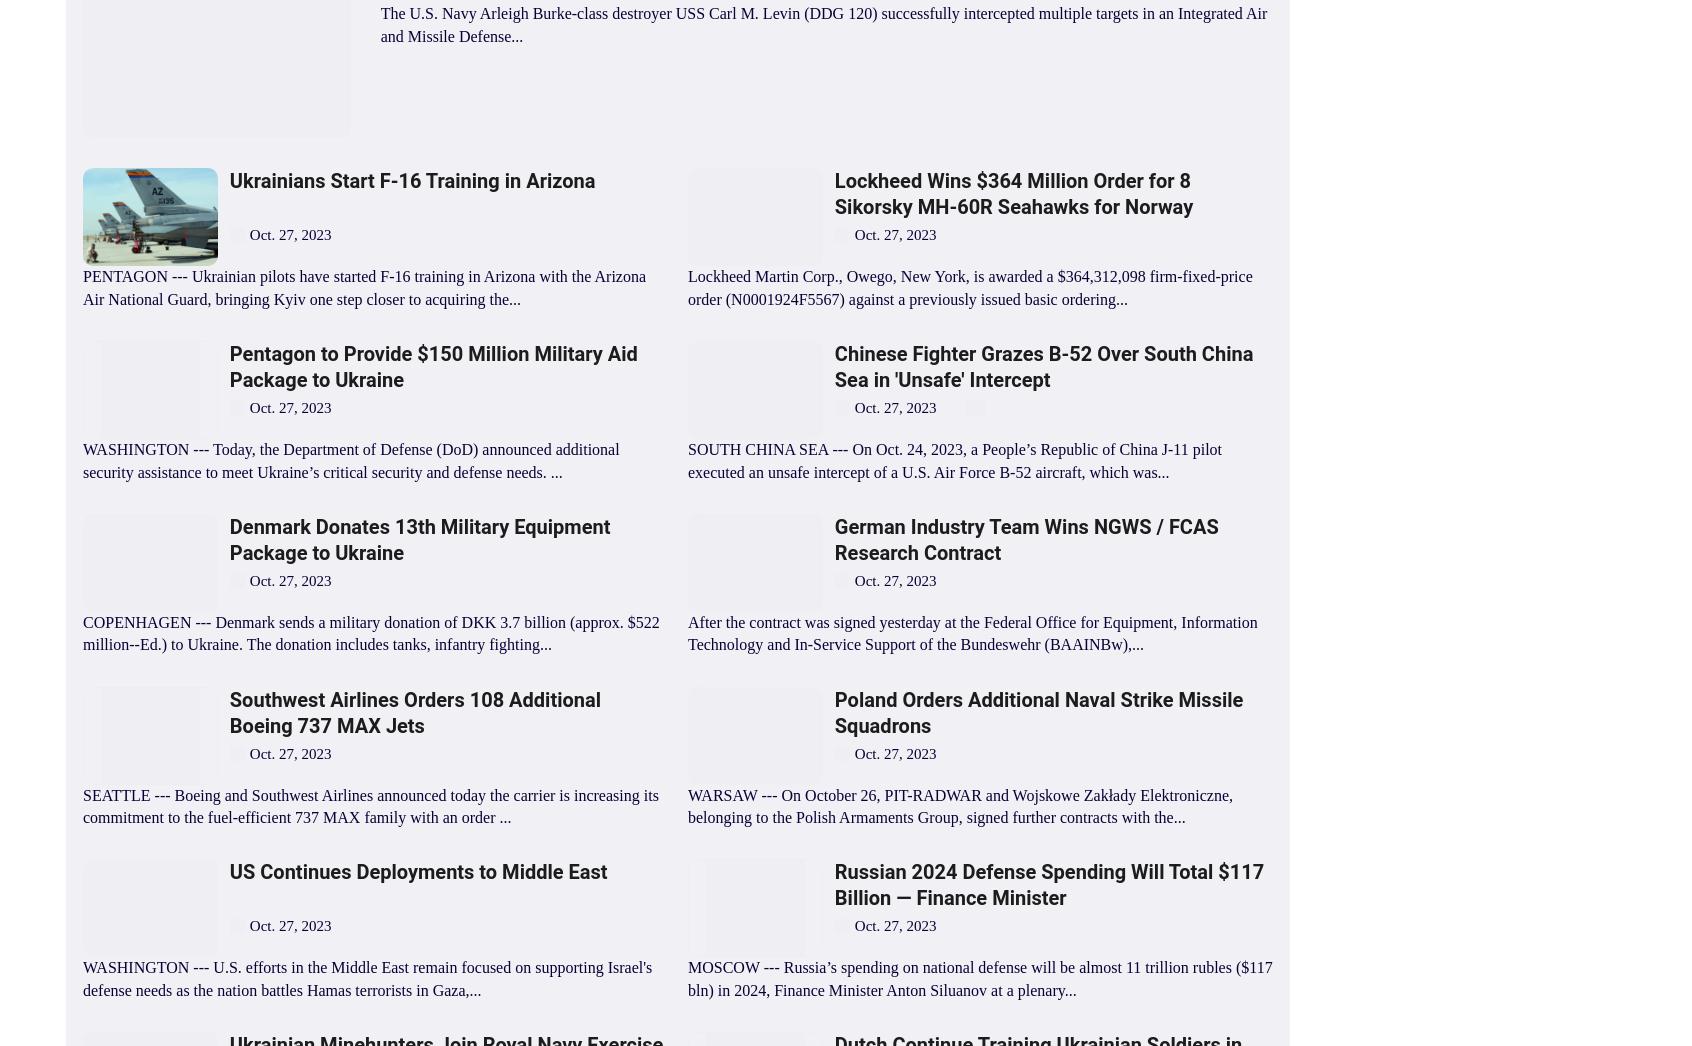  What do you see at coordinates (960, 806) in the screenshot?
I see `'WARSAW --- On October 26, PIT-RADWAR and Wojskowe Zakłady Elektroniczne, belonging to the Polish Armaments Group, signed further contracts with the...'` at bounding box center [960, 806].